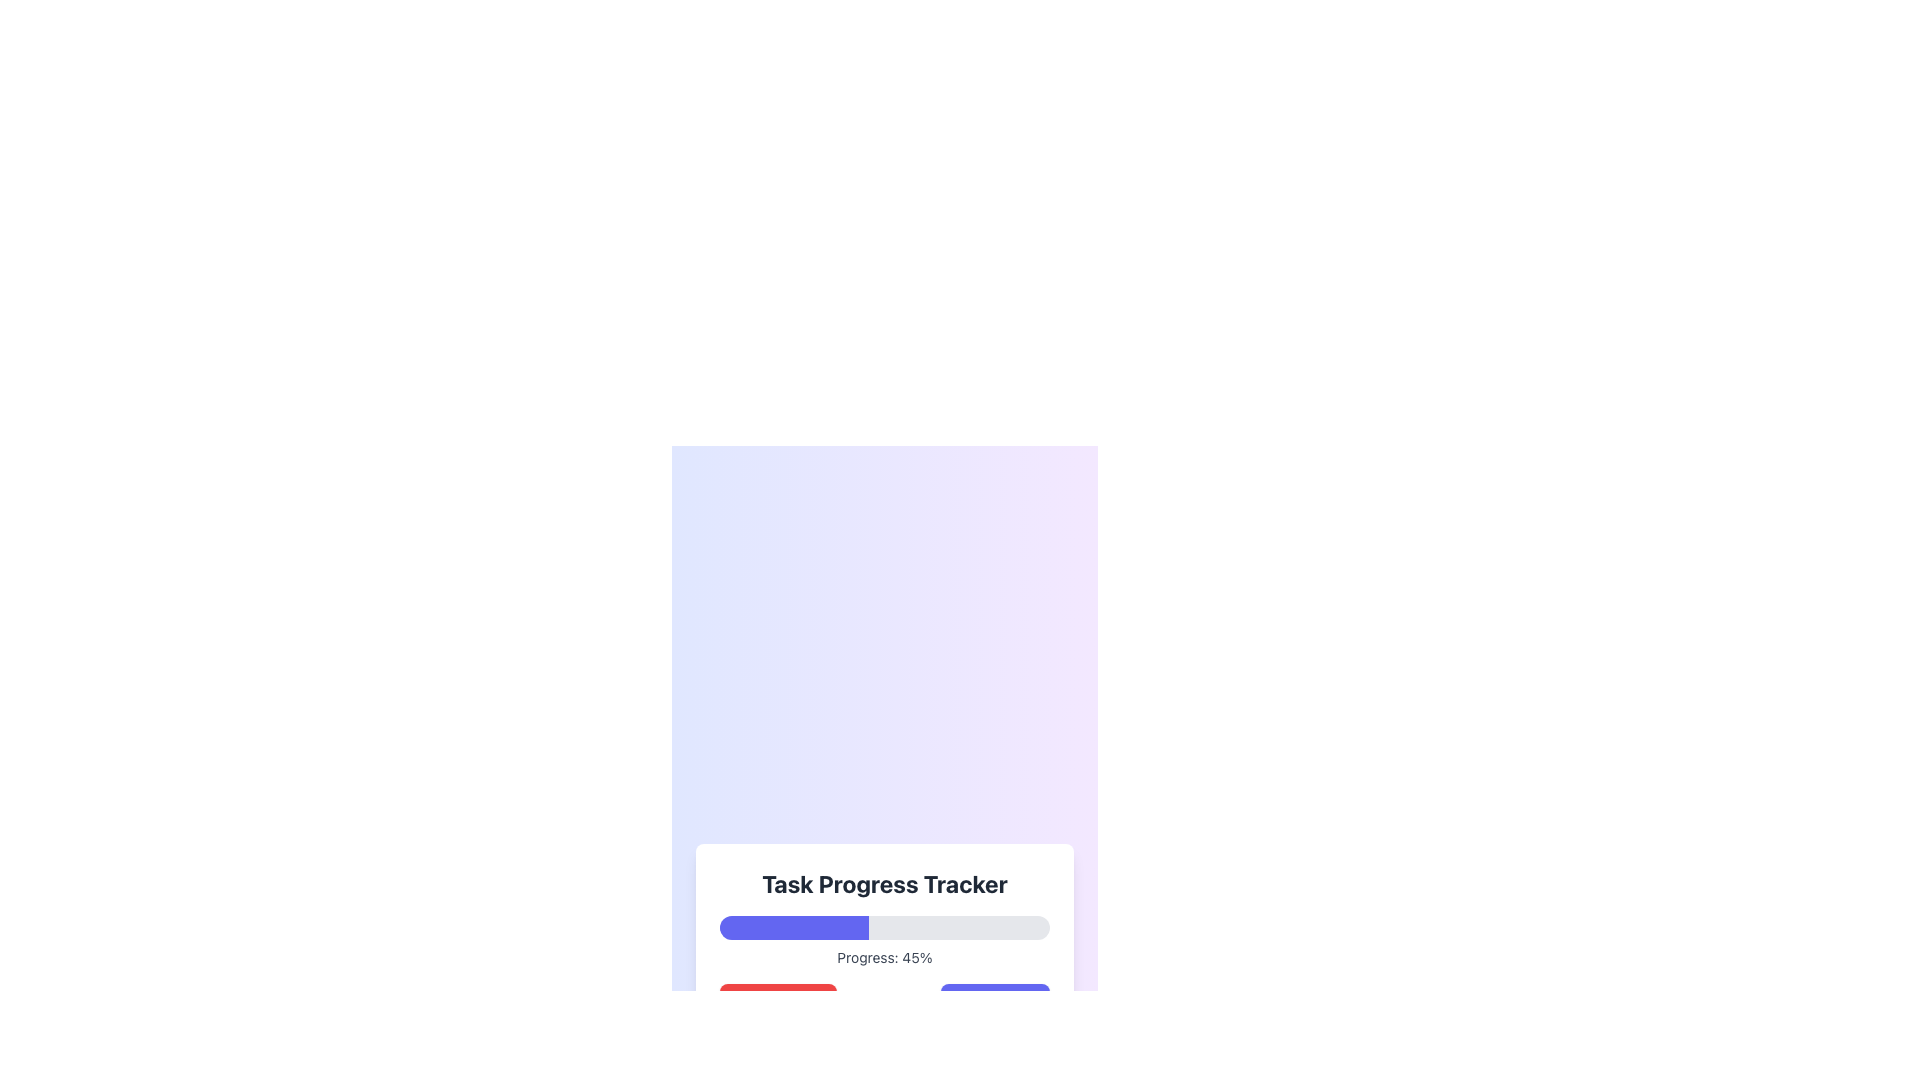 The image size is (1920, 1080). What do you see at coordinates (793, 928) in the screenshot?
I see `the filled portion of the progress bar indicating 45% completion in the 'Task Progress Tracker'` at bounding box center [793, 928].